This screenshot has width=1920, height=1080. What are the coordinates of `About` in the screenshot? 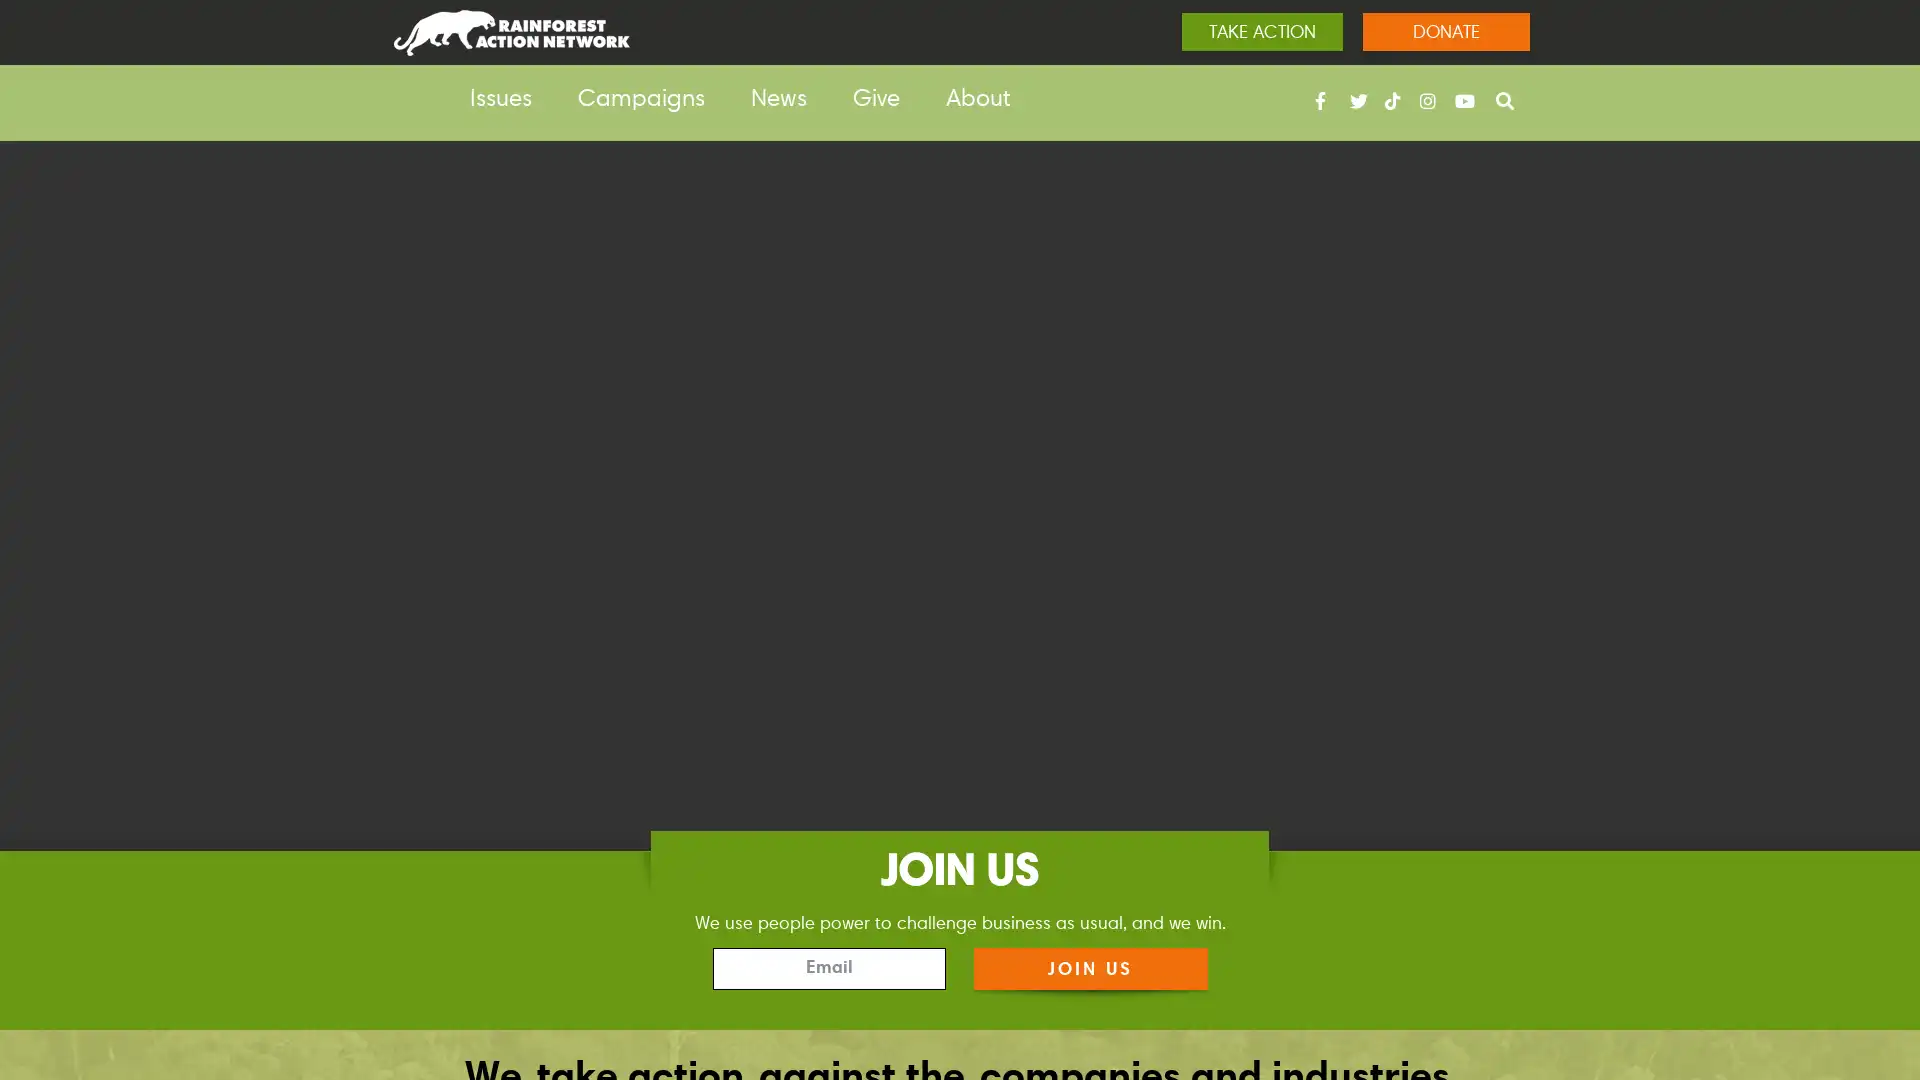 It's located at (978, 100).